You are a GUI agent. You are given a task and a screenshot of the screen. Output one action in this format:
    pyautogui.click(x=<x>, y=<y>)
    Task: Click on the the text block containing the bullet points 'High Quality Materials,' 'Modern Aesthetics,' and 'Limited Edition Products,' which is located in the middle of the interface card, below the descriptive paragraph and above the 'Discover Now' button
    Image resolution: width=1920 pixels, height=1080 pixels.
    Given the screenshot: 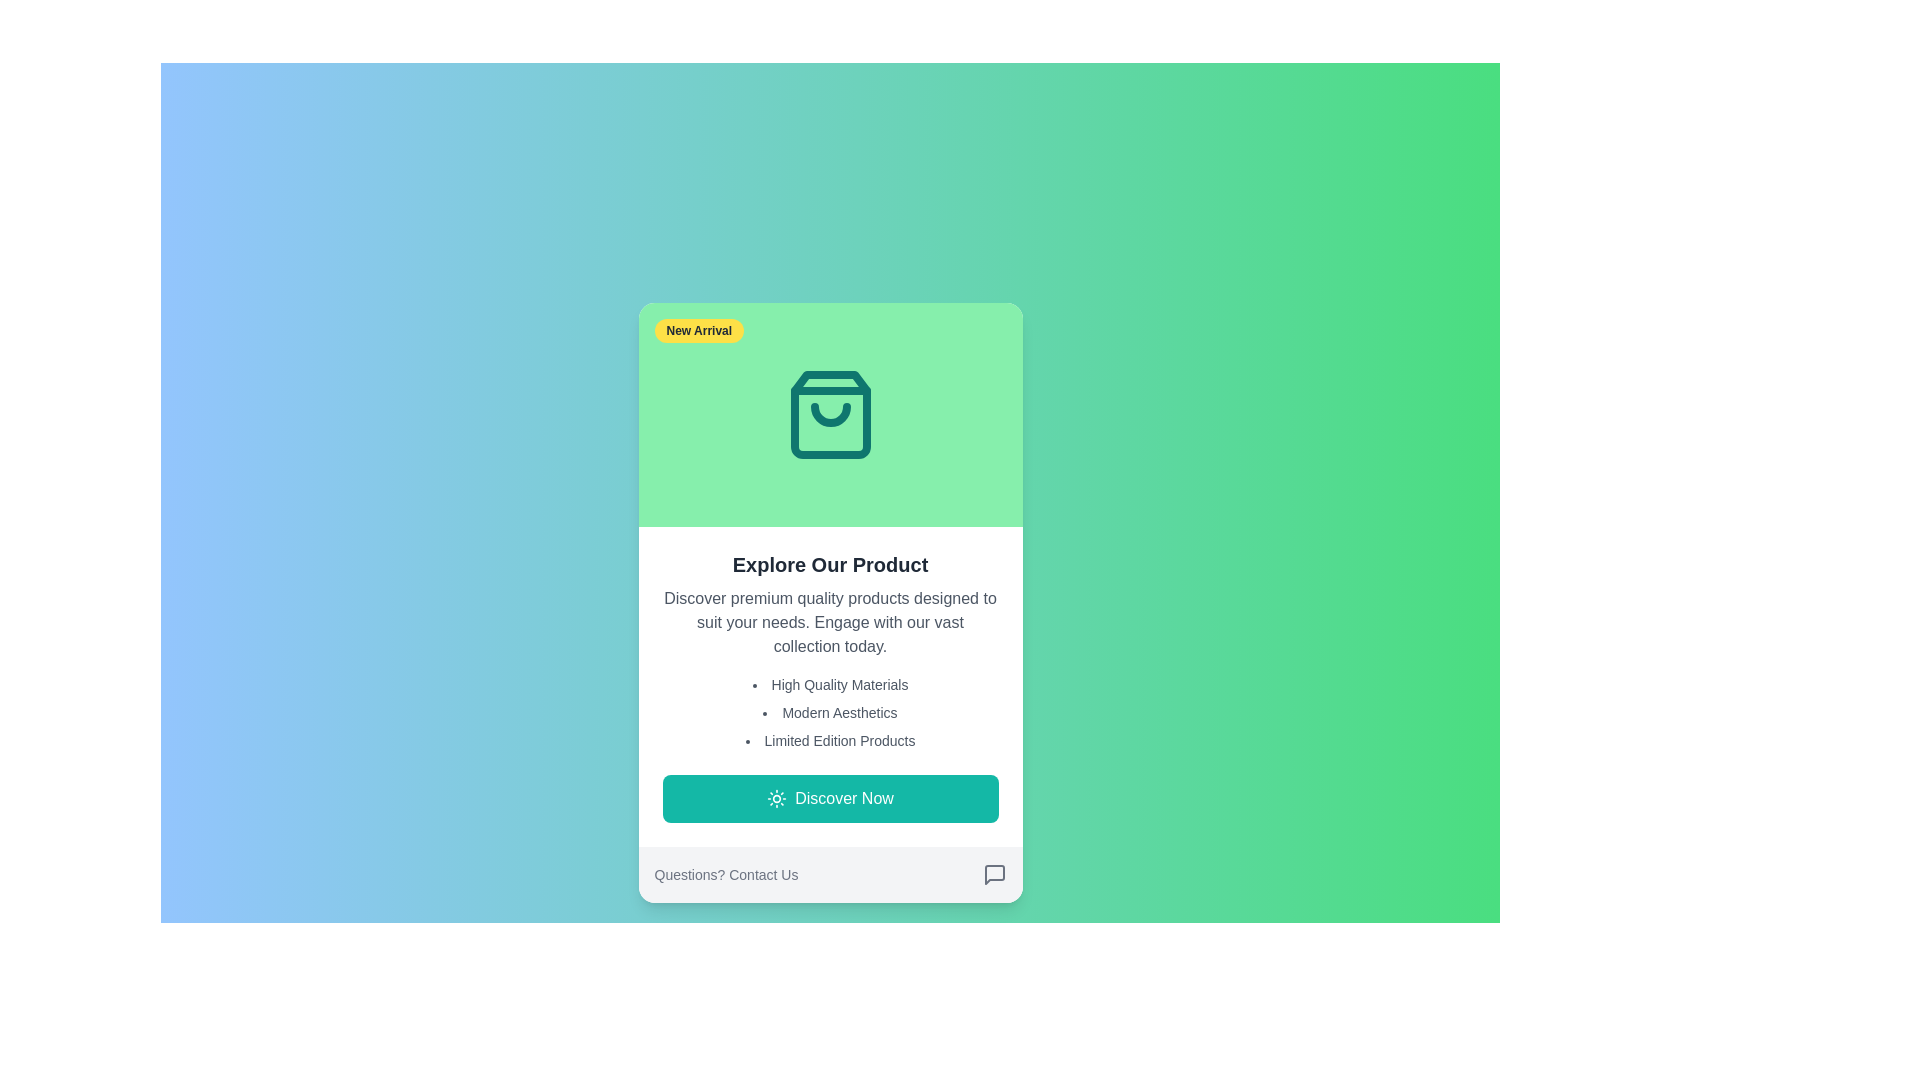 What is the action you would take?
    pyautogui.click(x=830, y=712)
    